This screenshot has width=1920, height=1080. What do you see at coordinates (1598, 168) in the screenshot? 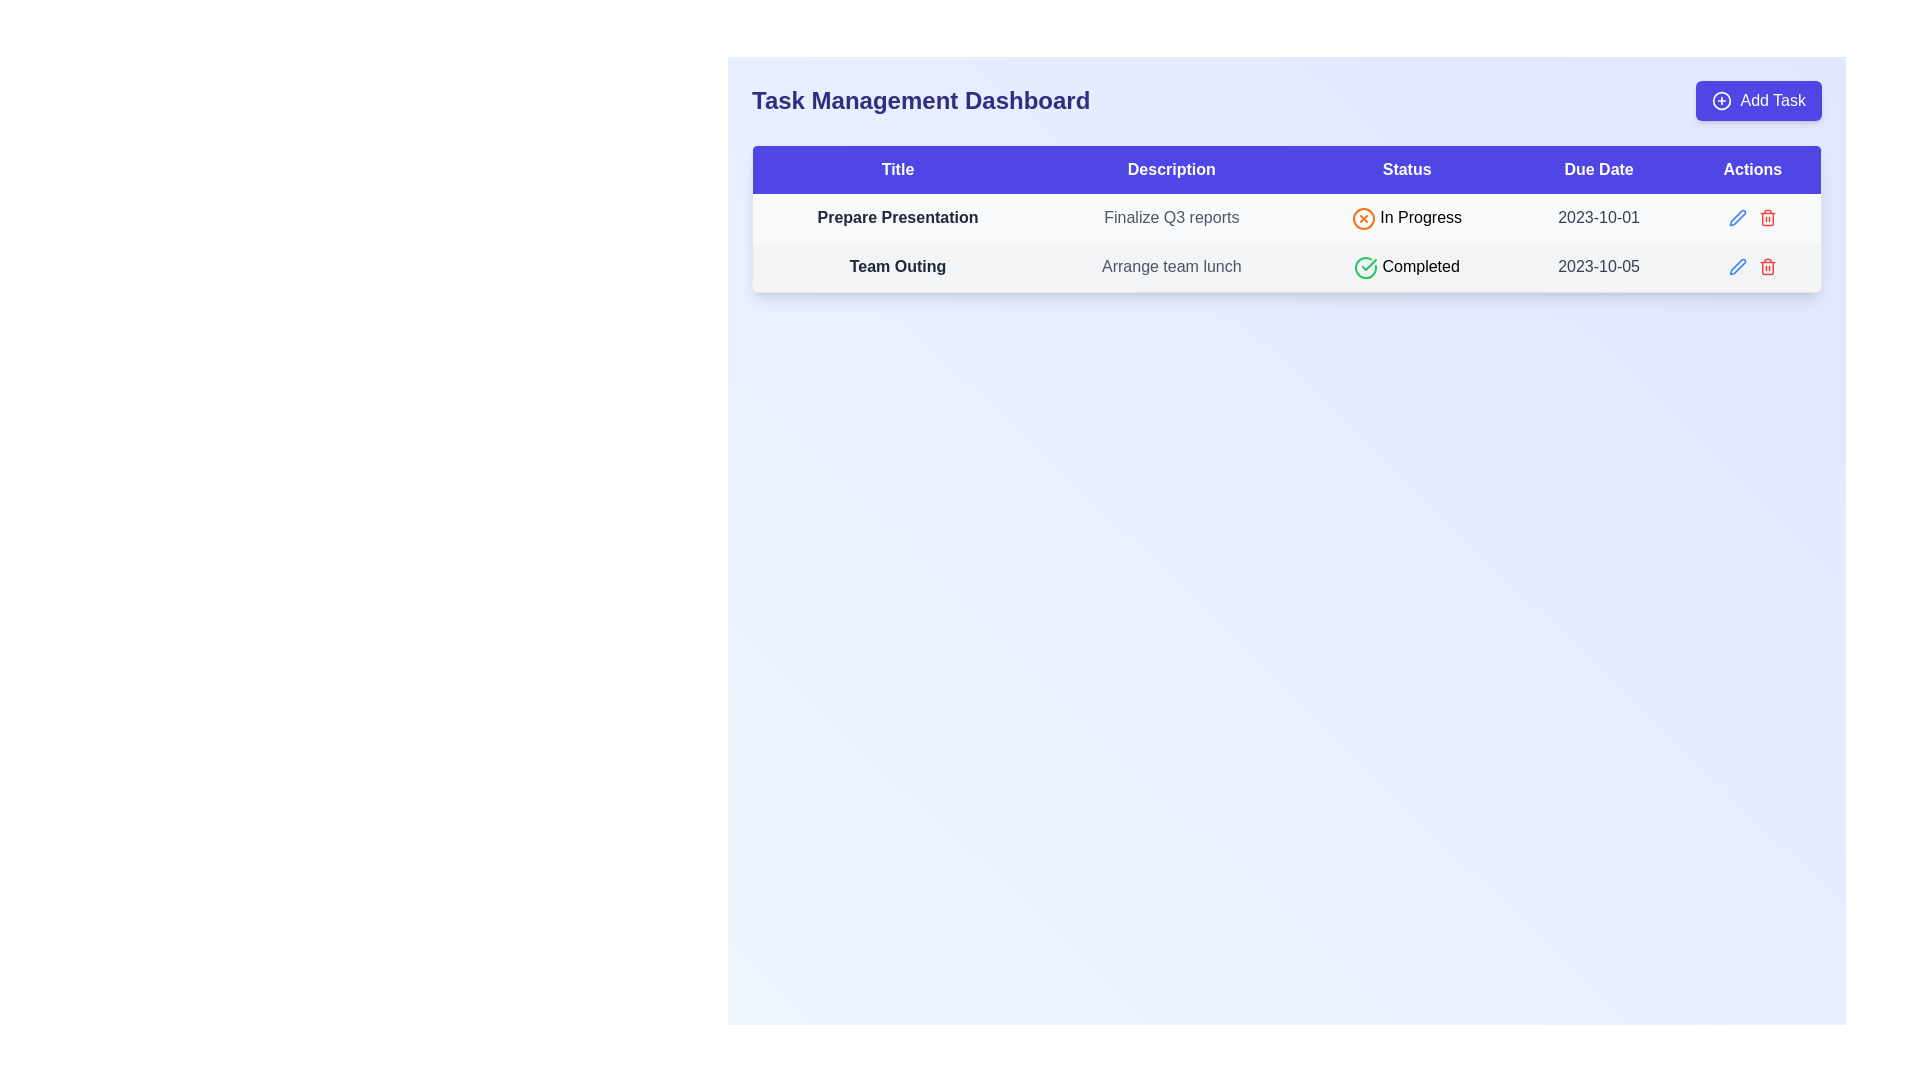
I see `the 'Due Date' table header, which is the fourth column header positioned between 'Status' and 'Actions'` at bounding box center [1598, 168].